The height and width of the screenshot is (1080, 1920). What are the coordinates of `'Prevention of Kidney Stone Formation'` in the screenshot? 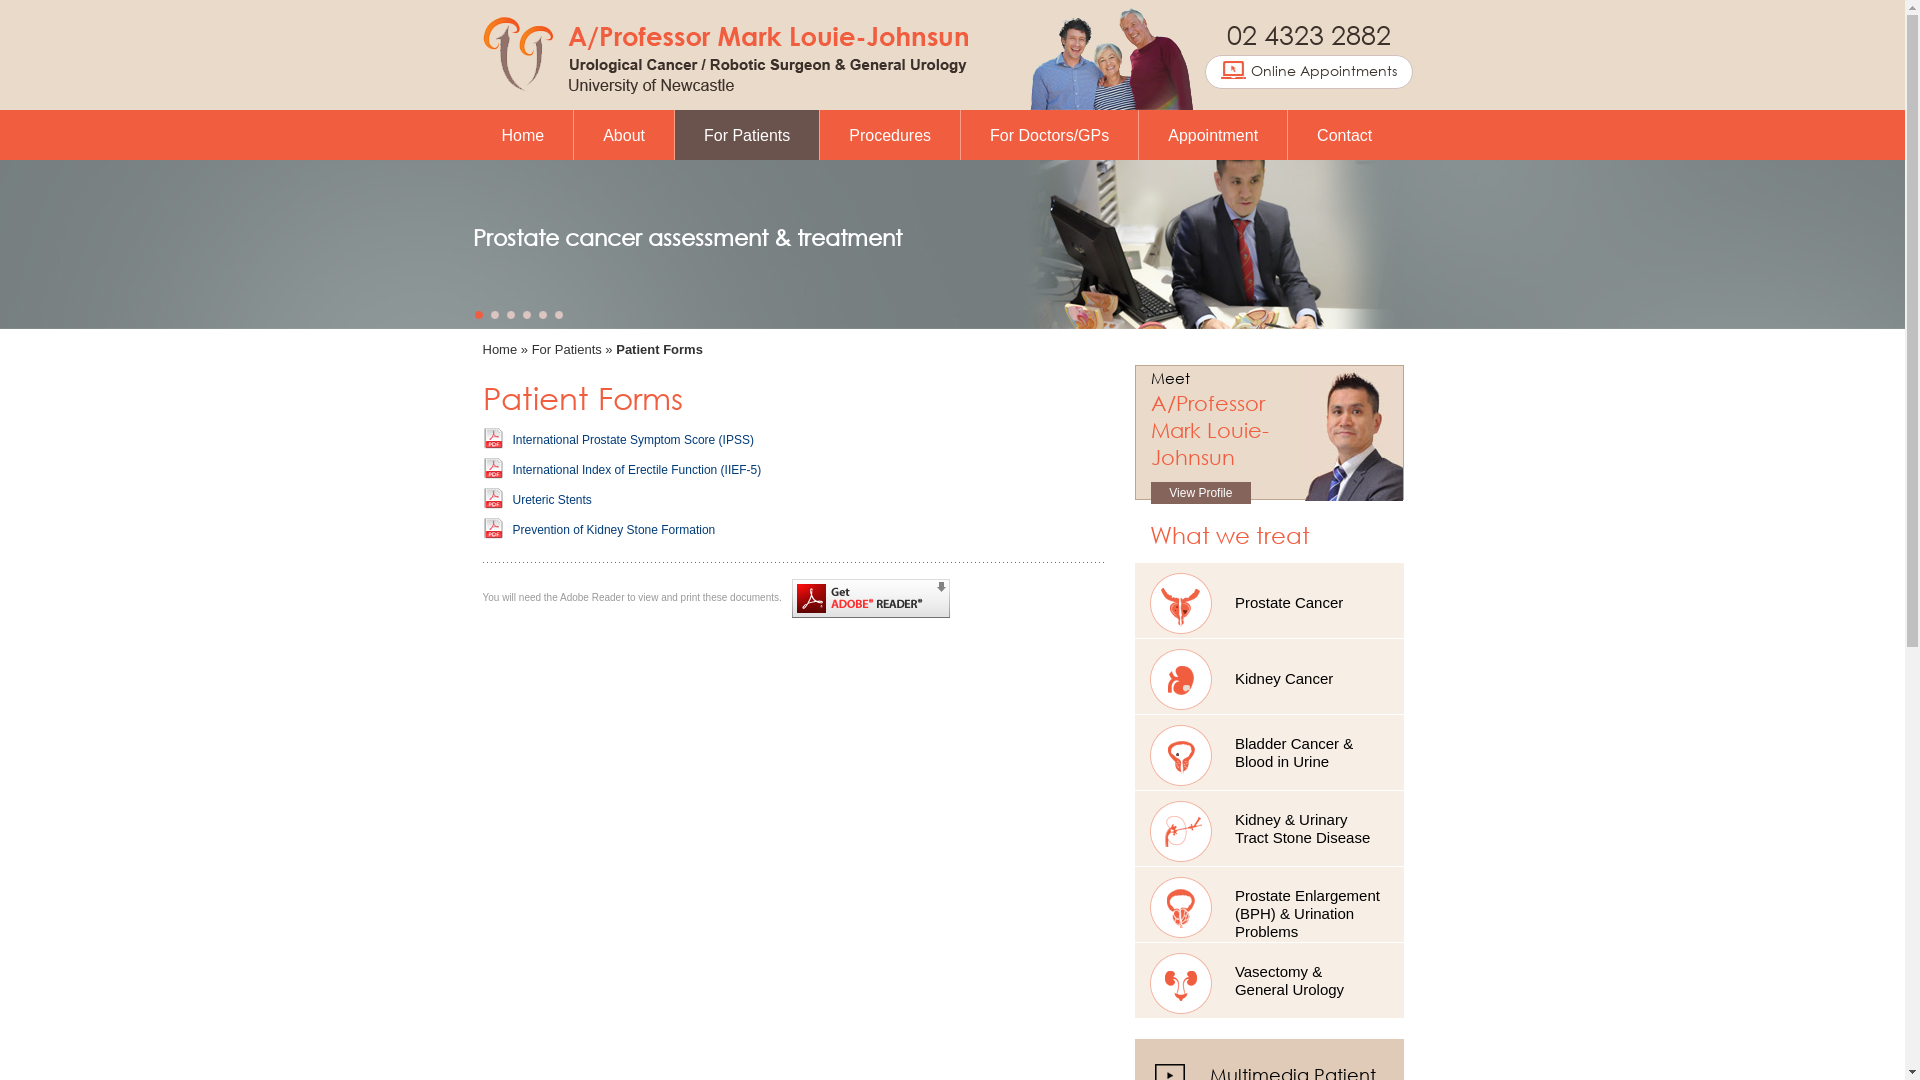 It's located at (612, 528).